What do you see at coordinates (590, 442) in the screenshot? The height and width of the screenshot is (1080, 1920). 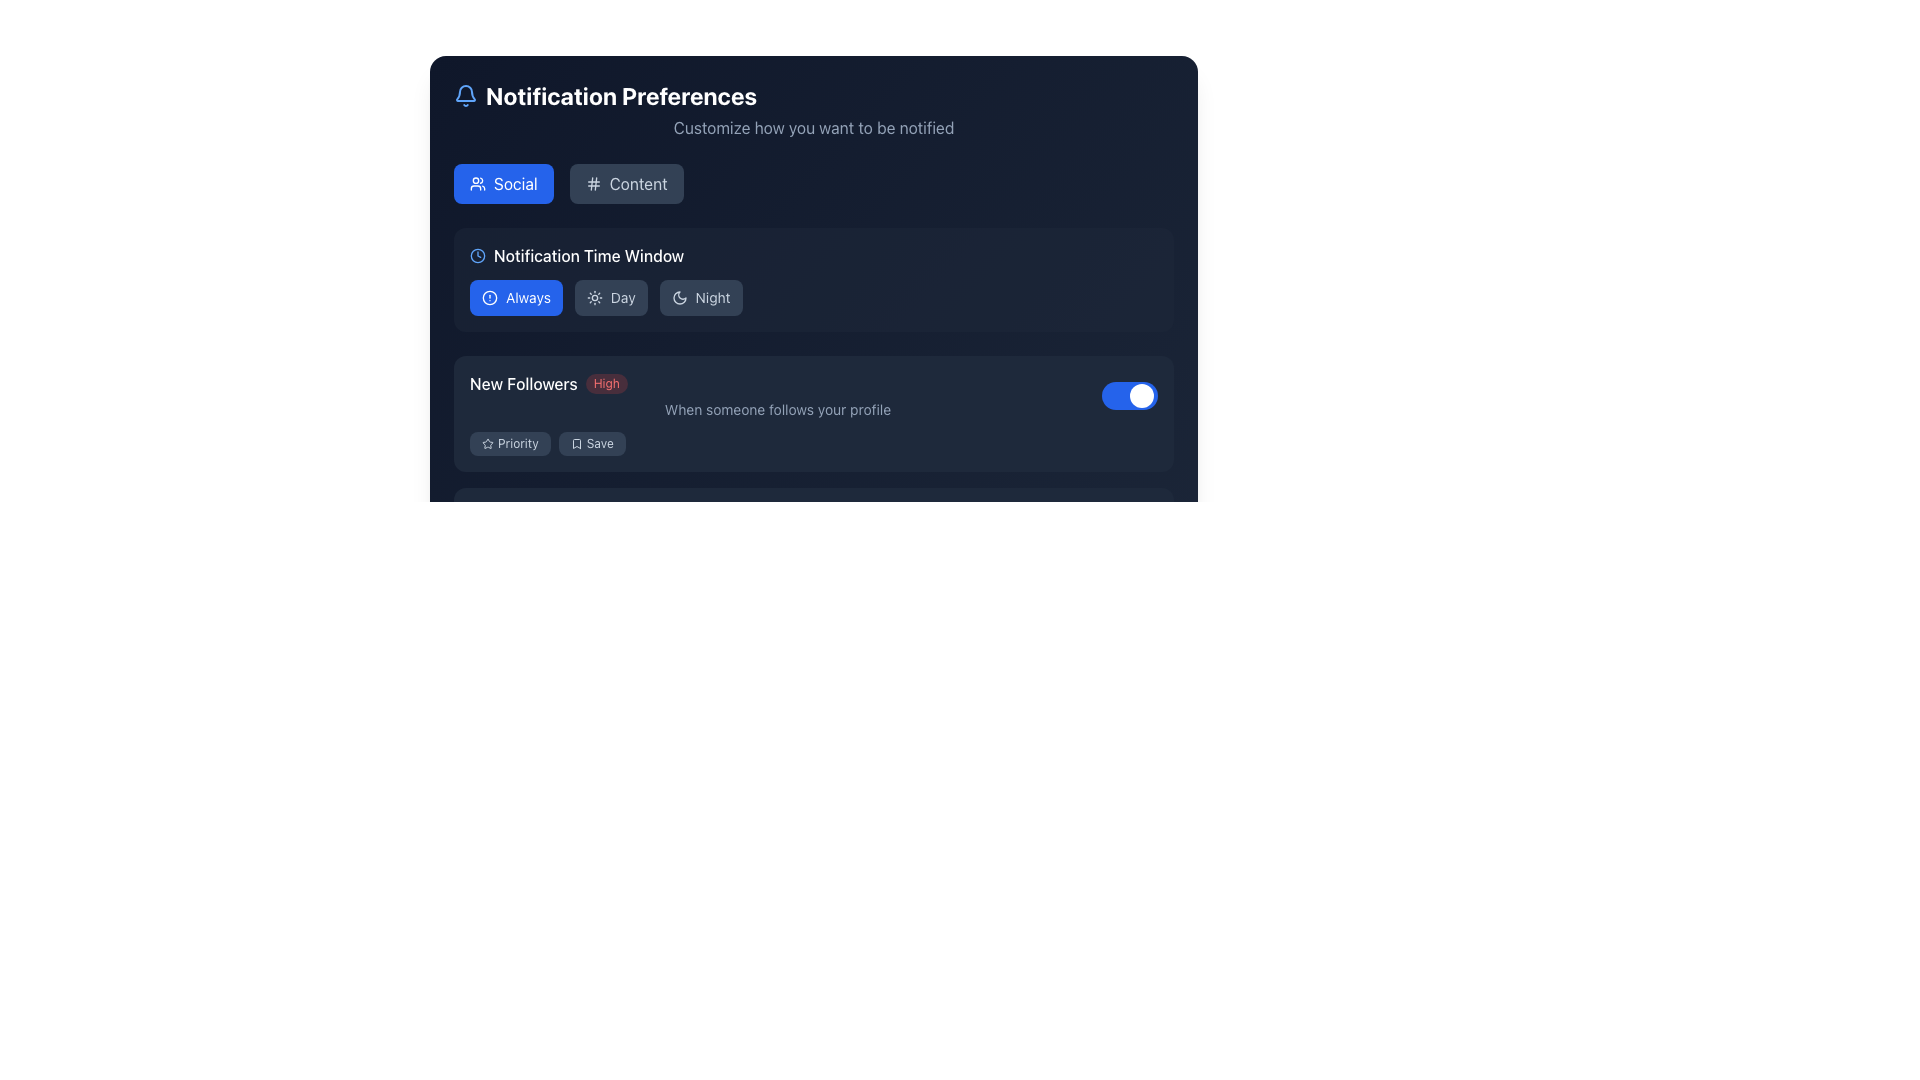 I see `the 'Save' button with a bookmark icon located next to the 'Priority' button in the 'New Followers' section` at bounding box center [590, 442].